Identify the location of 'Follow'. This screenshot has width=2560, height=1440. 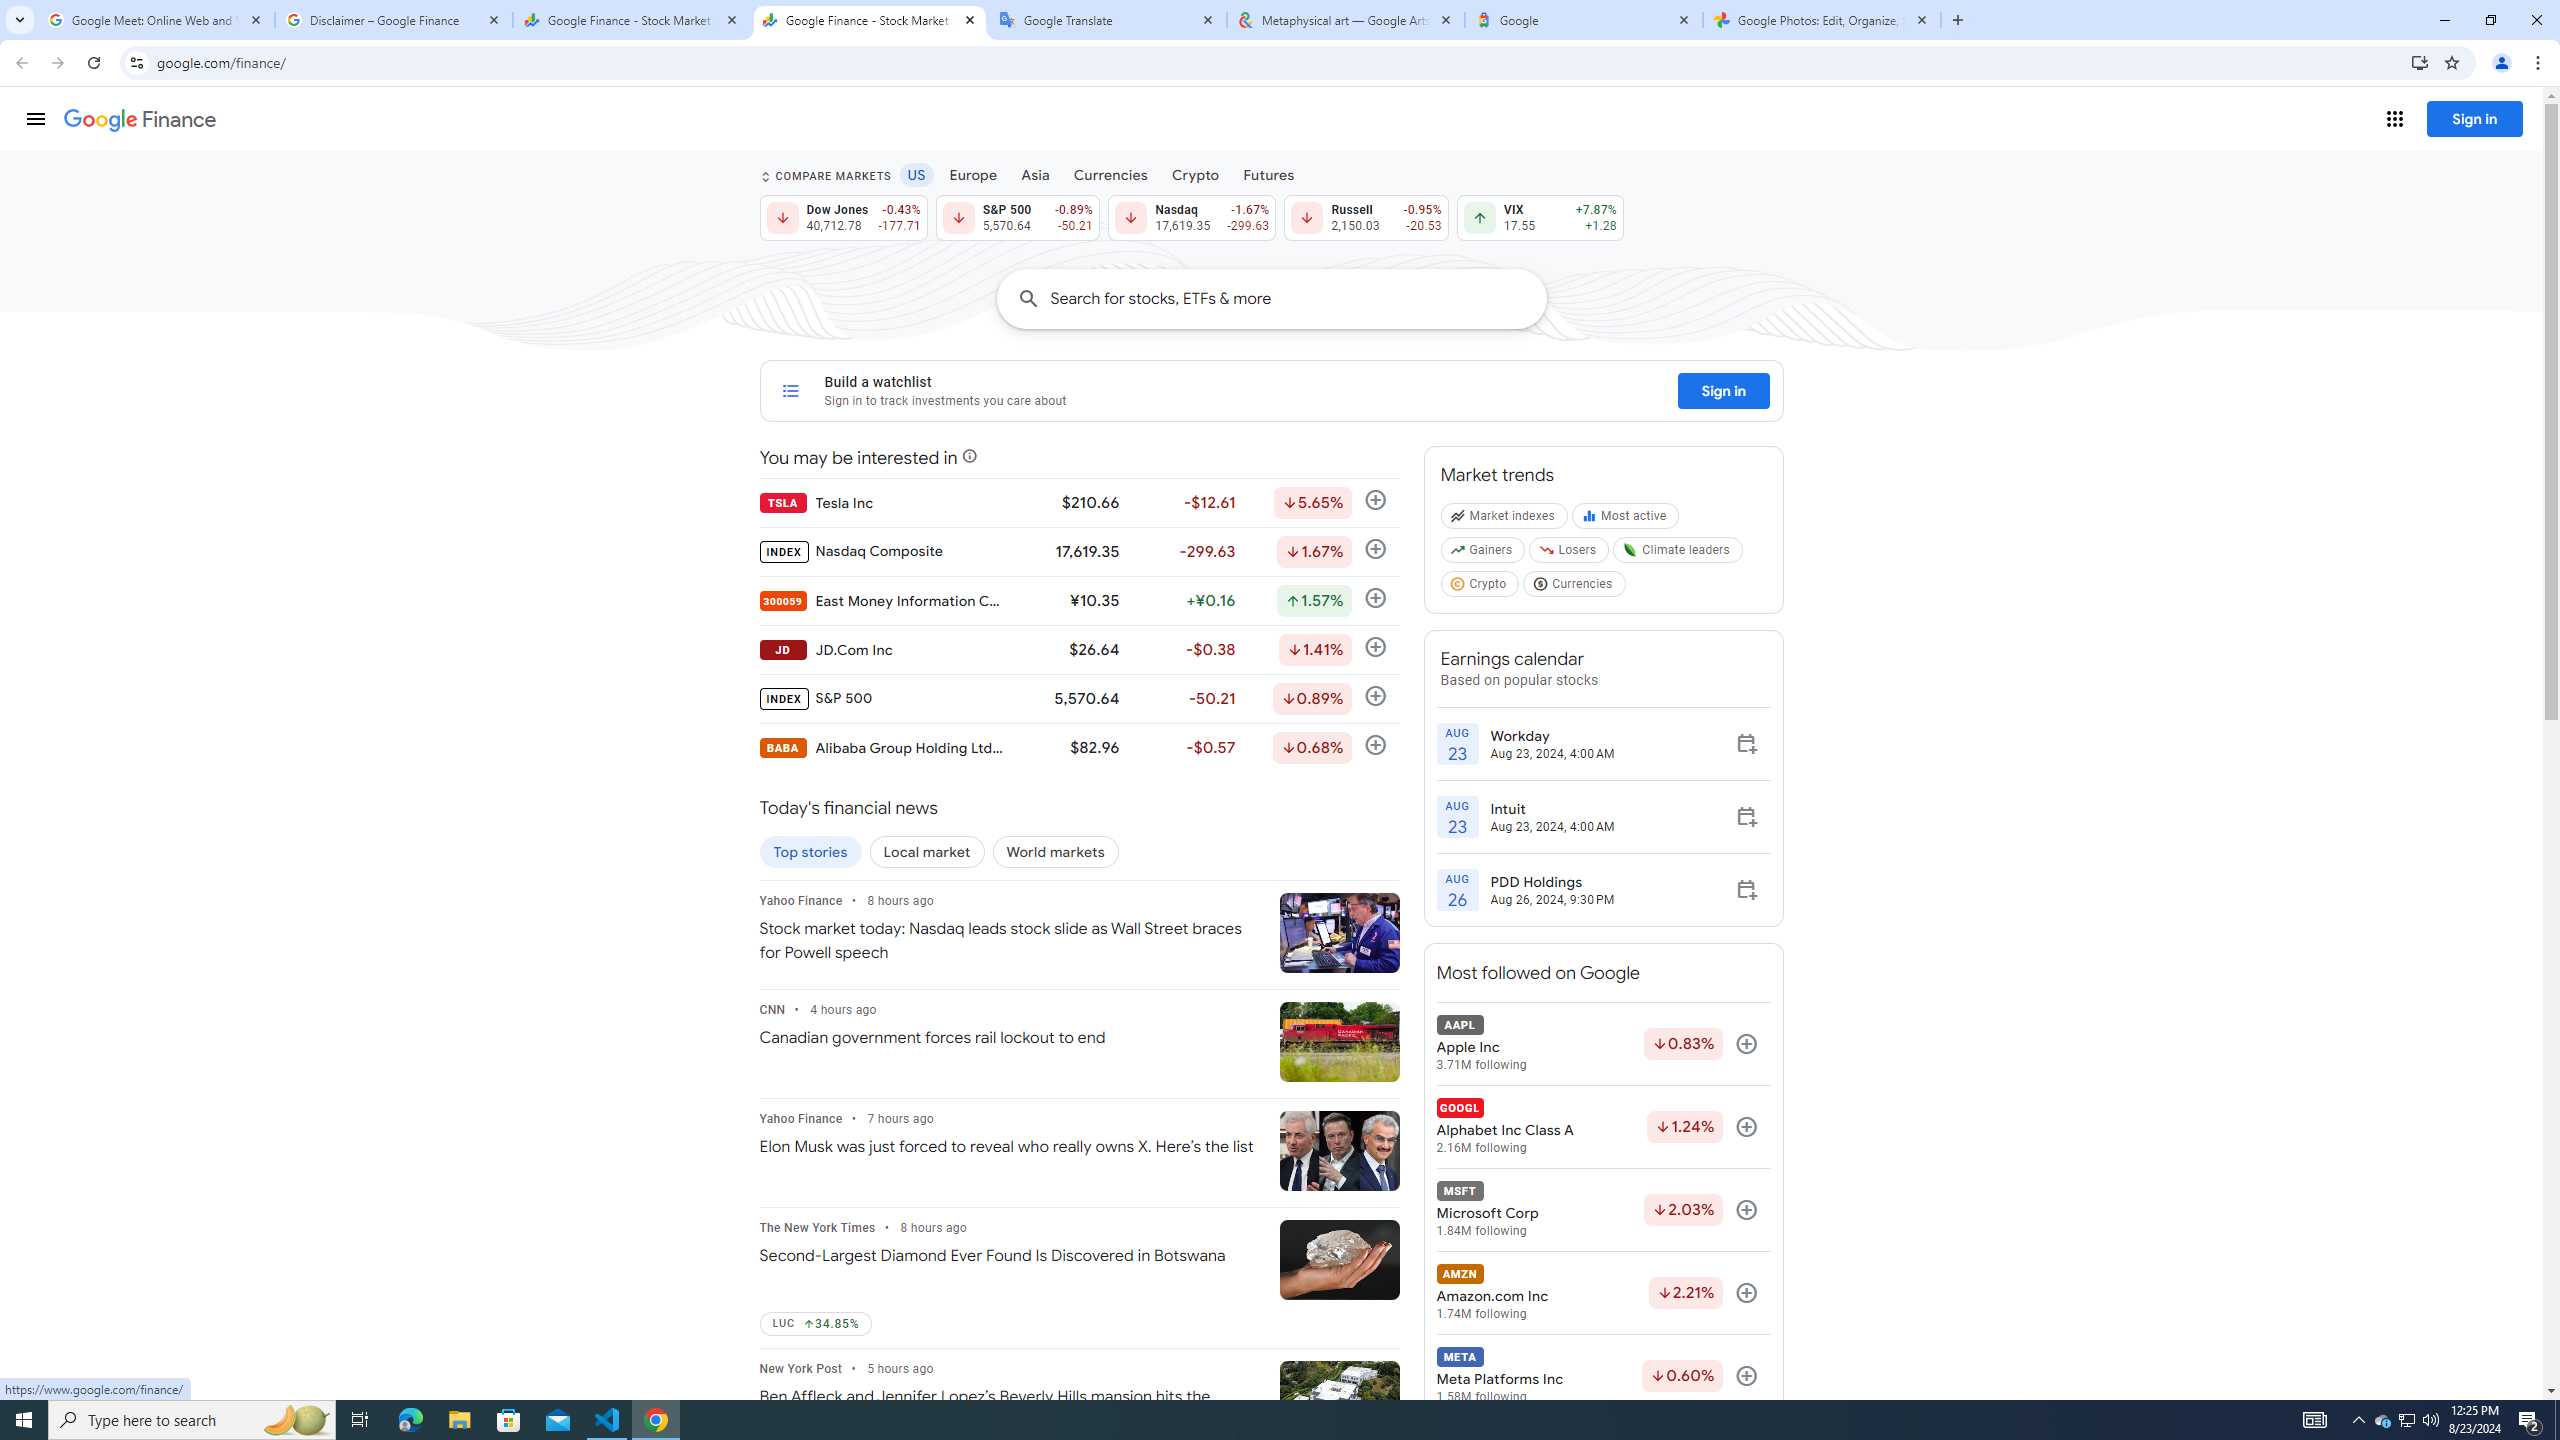
(1746, 1376).